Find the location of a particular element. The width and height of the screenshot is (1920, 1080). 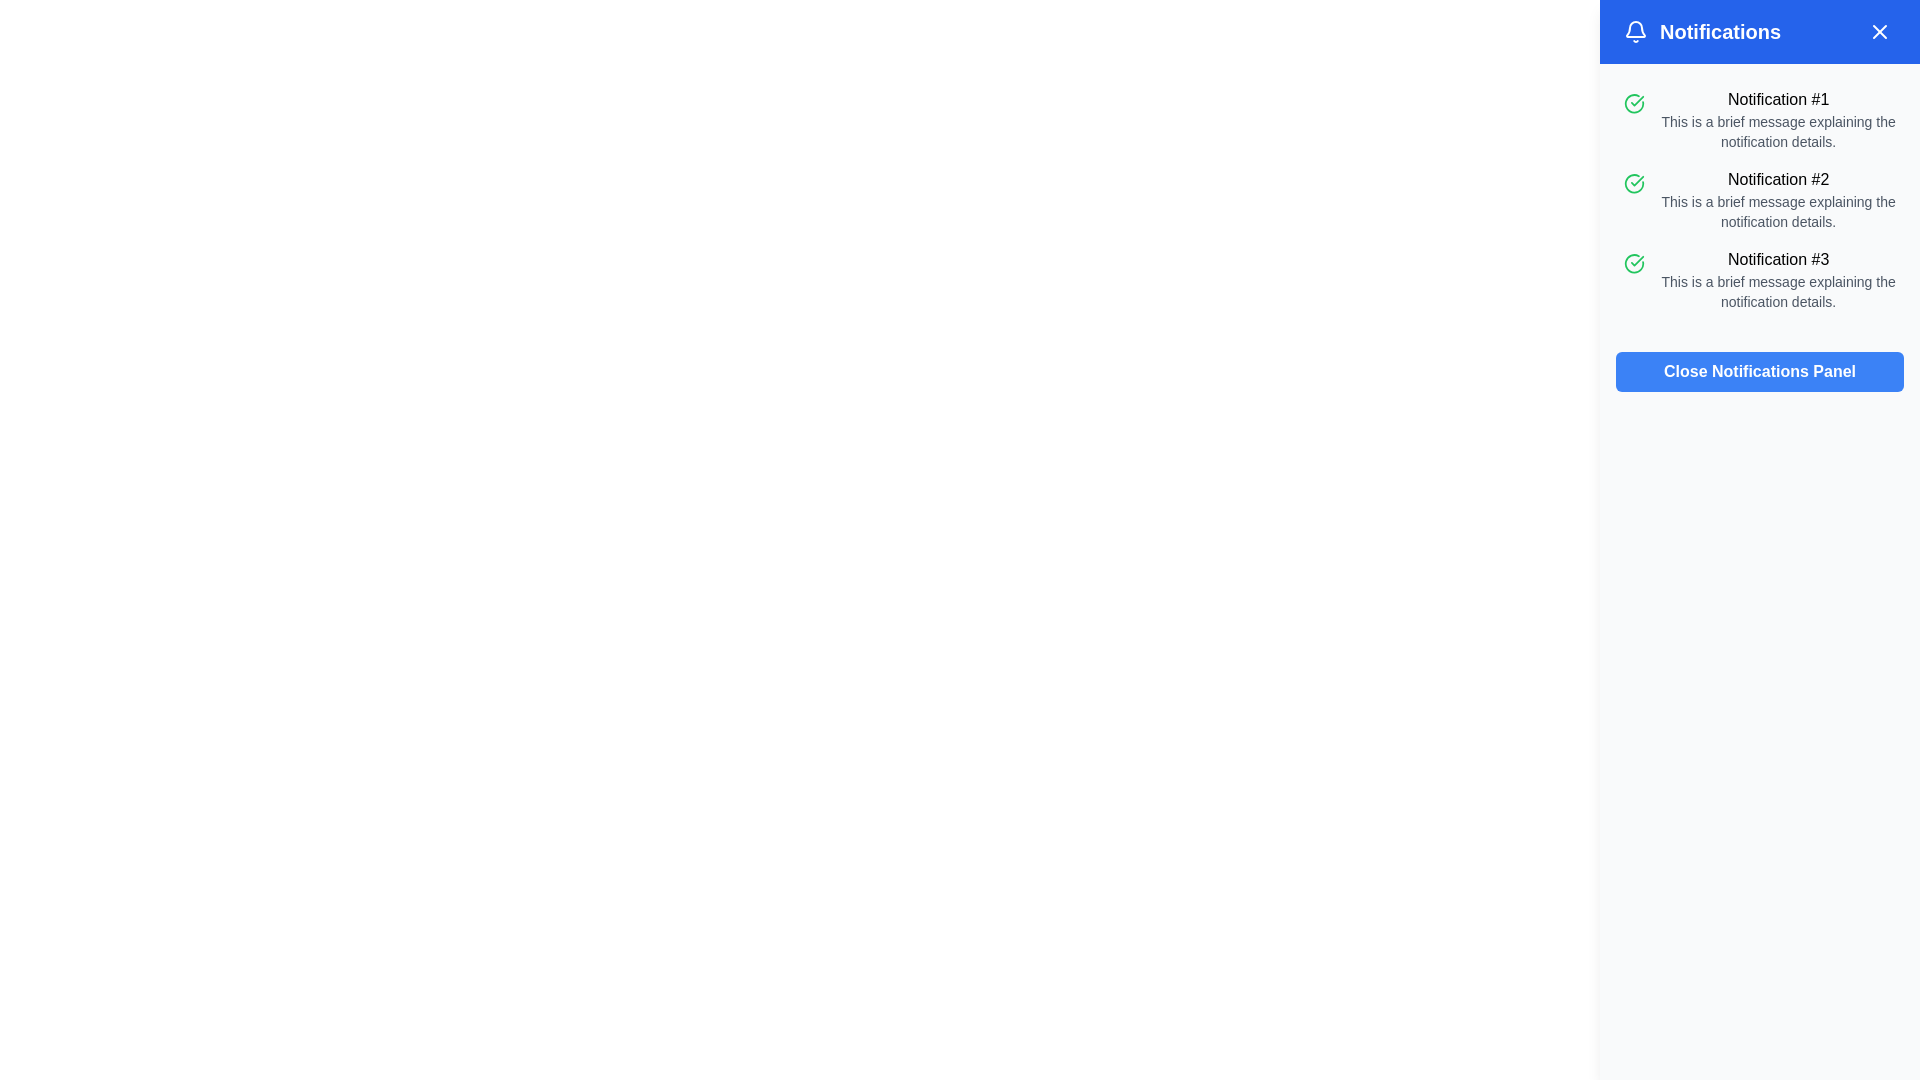

the checkmark icon in the second notification block titled 'Notification #2' in the notifications panel is located at coordinates (1634, 184).